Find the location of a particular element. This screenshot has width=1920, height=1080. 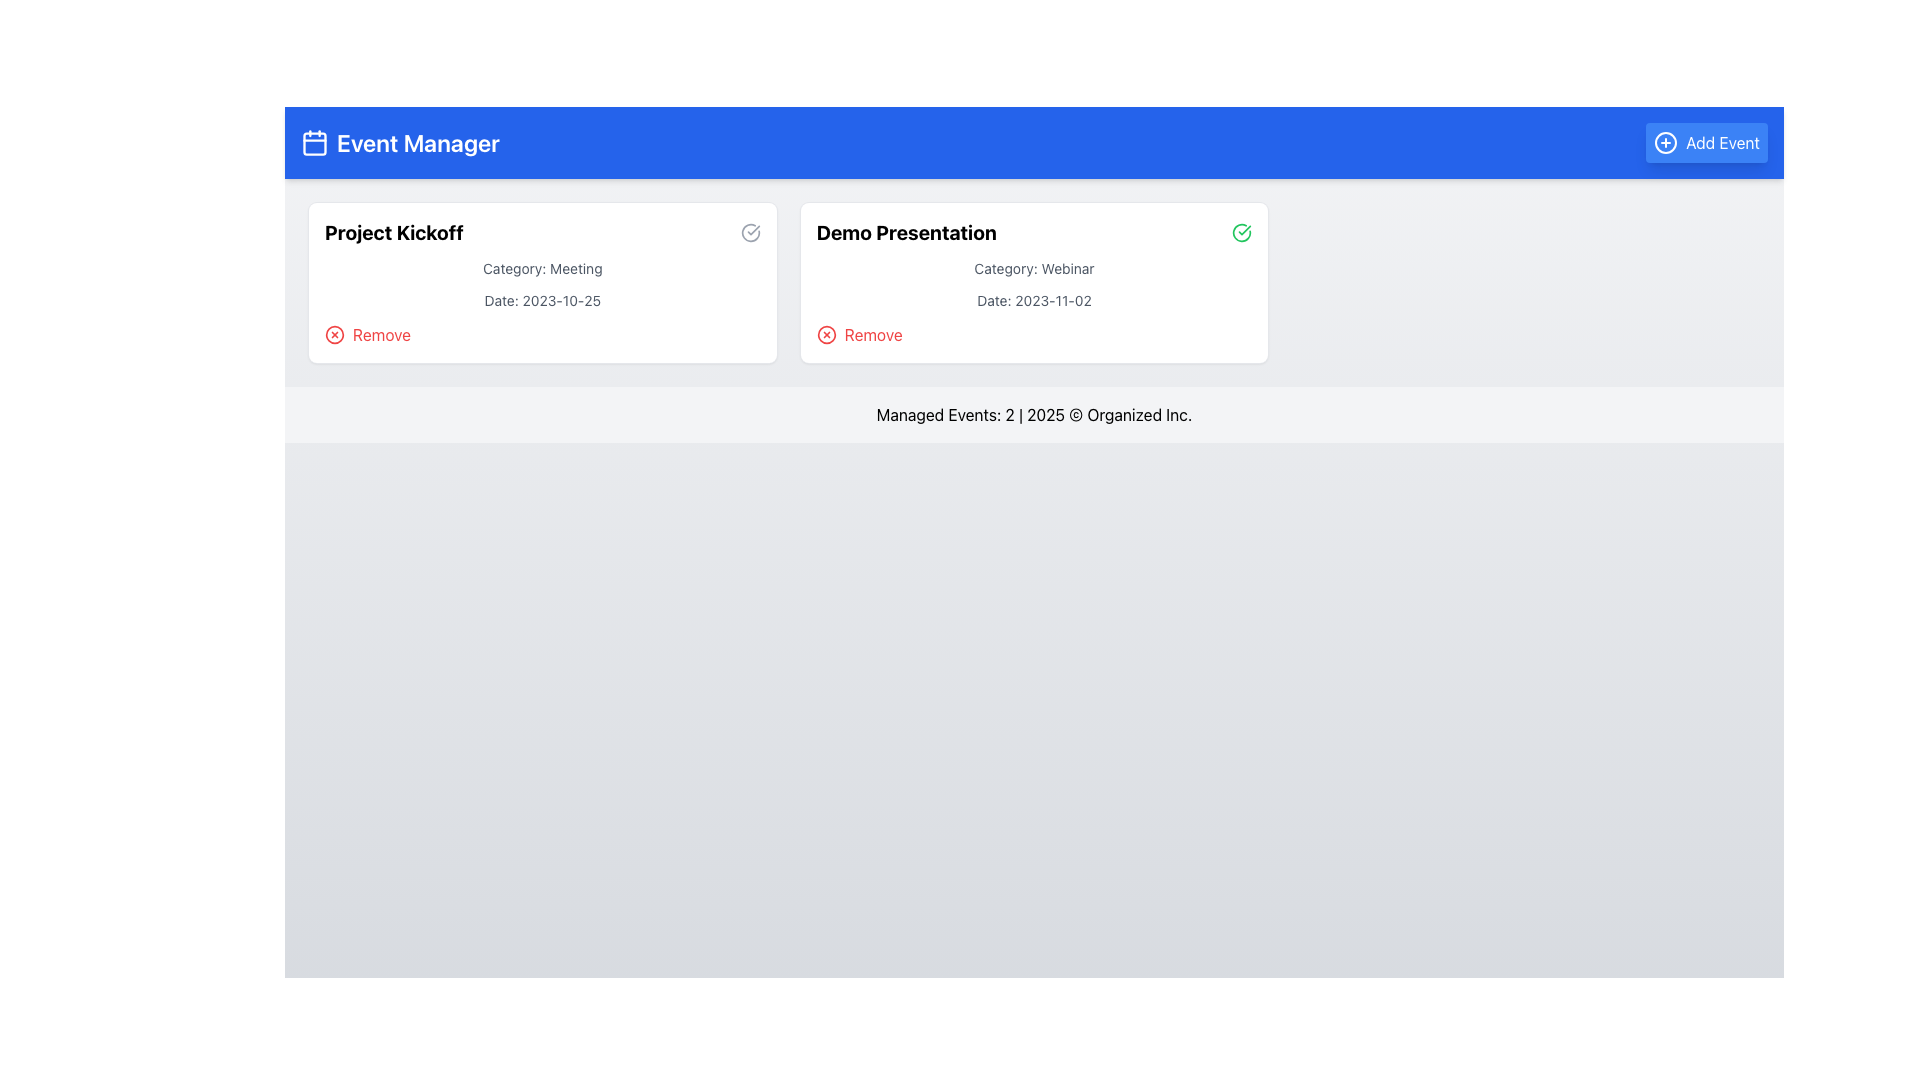

the calendar icon, which is a minimal white outline against a blue background, located at the top-left corner of the blue header bar before the 'Event Manager' title text is located at coordinates (314, 141).